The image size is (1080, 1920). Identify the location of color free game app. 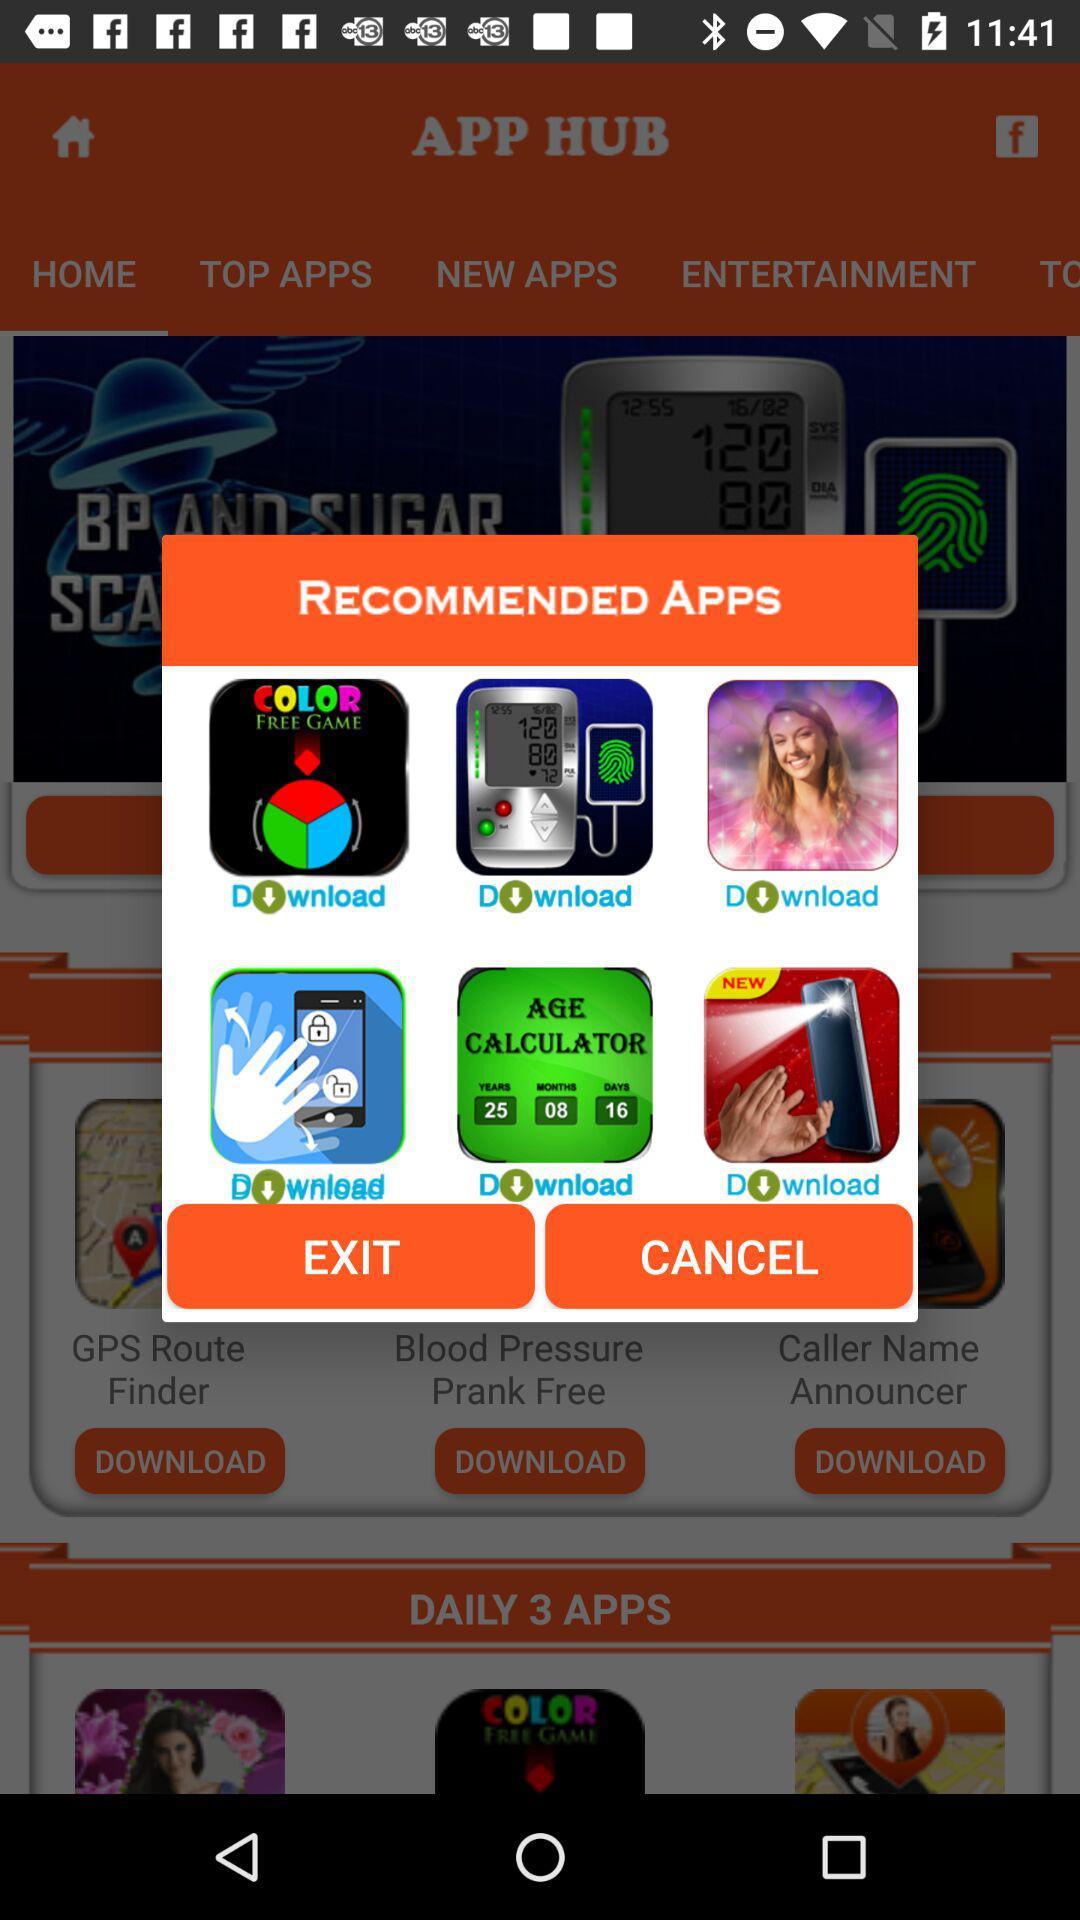
(293, 783).